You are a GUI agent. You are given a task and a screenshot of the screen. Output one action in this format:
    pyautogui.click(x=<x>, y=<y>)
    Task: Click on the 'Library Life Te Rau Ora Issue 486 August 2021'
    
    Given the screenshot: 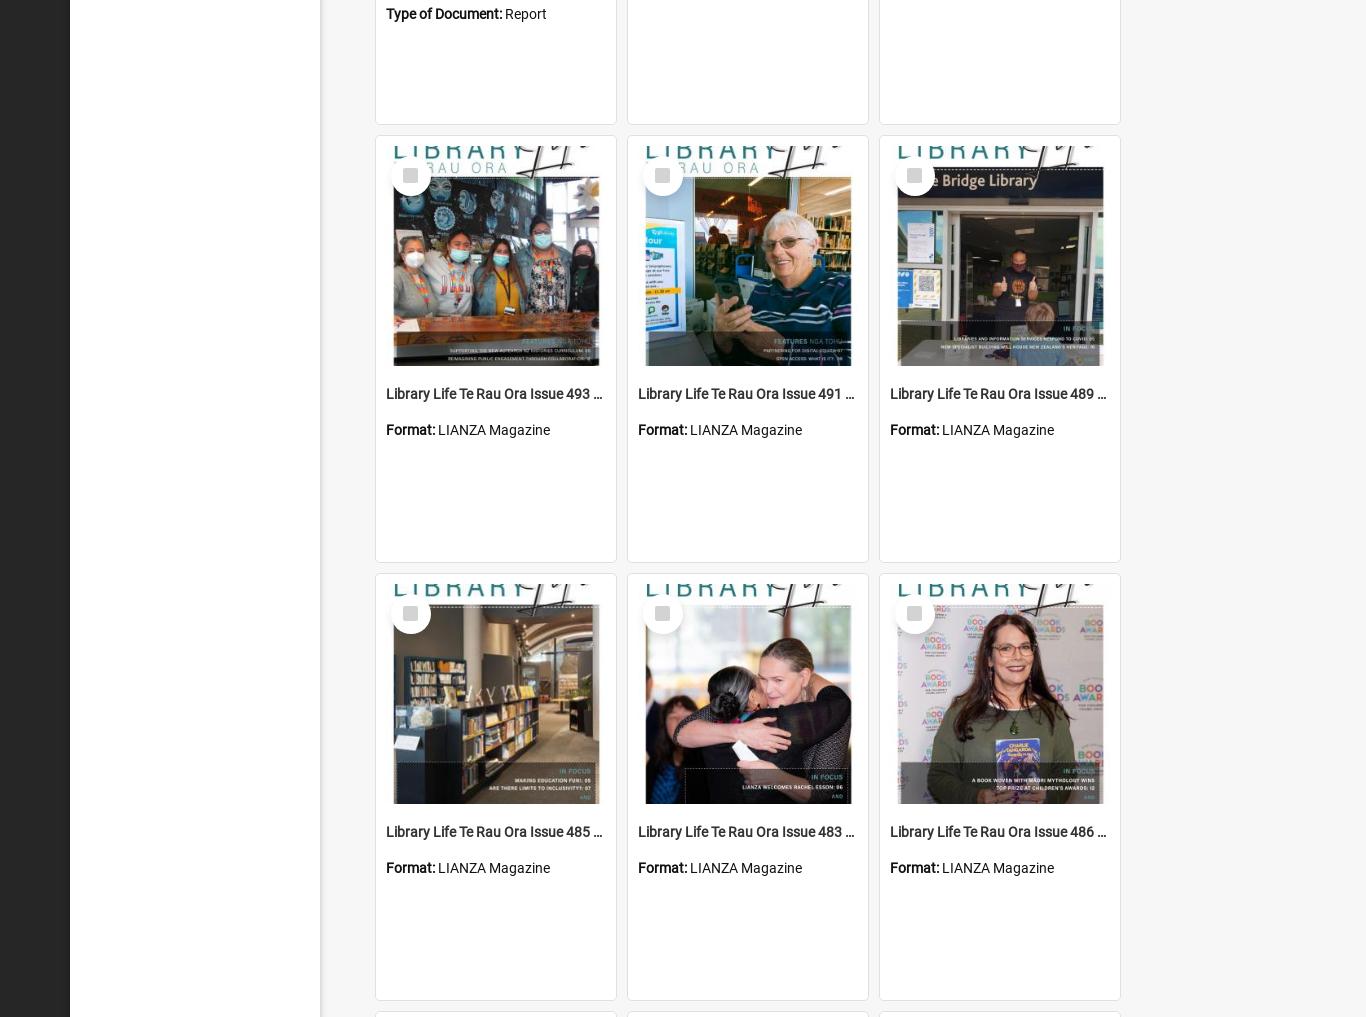 What is the action you would take?
    pyautogui.click(x=1032, y=831)
    